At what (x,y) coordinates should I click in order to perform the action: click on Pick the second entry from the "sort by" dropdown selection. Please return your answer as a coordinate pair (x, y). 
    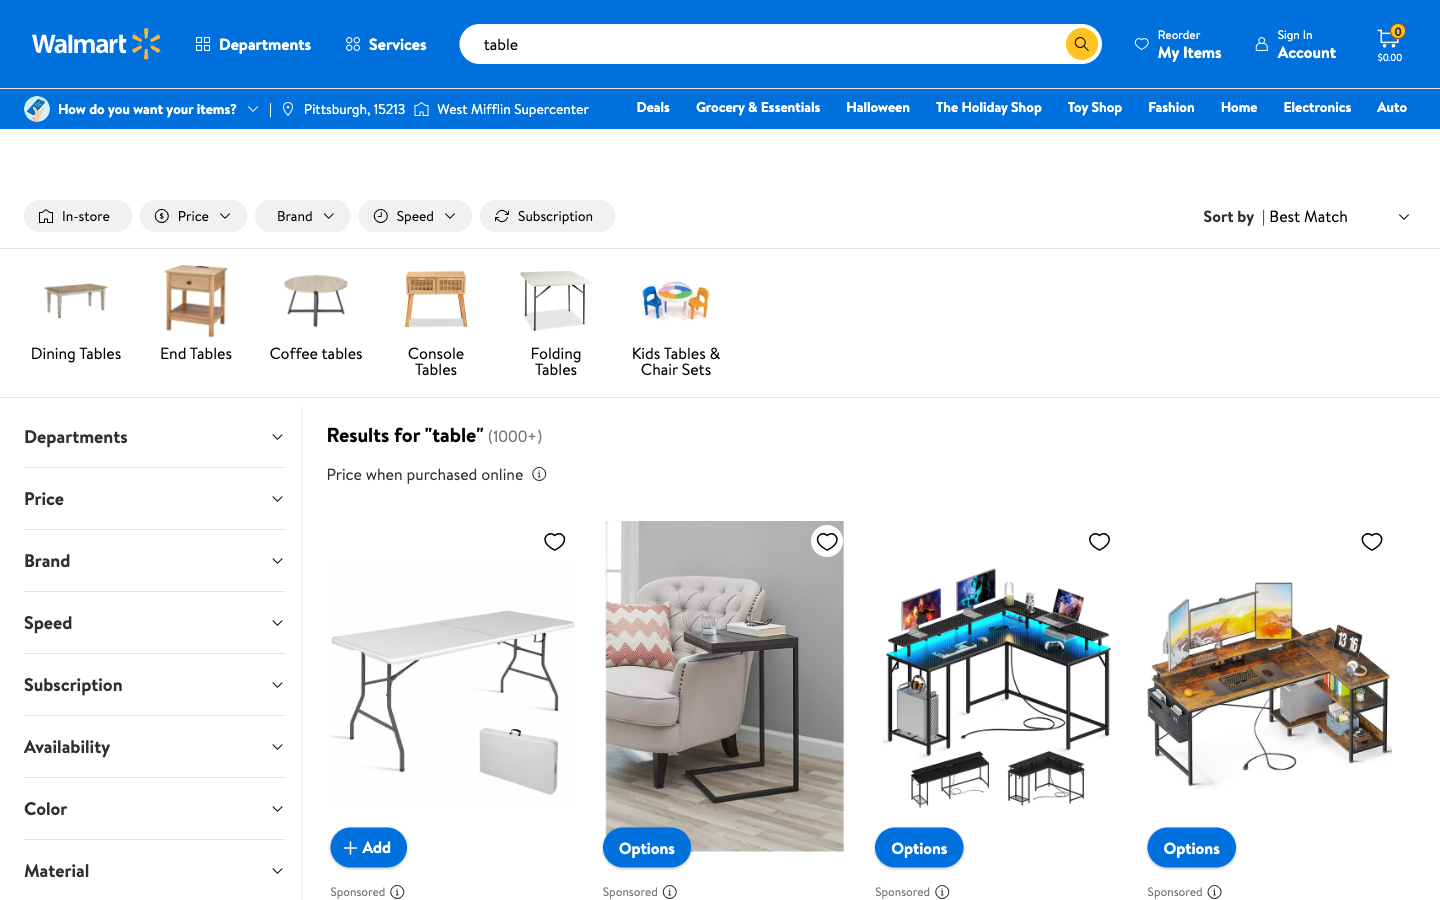
    Looking at the image, I should click on (1339, 216).